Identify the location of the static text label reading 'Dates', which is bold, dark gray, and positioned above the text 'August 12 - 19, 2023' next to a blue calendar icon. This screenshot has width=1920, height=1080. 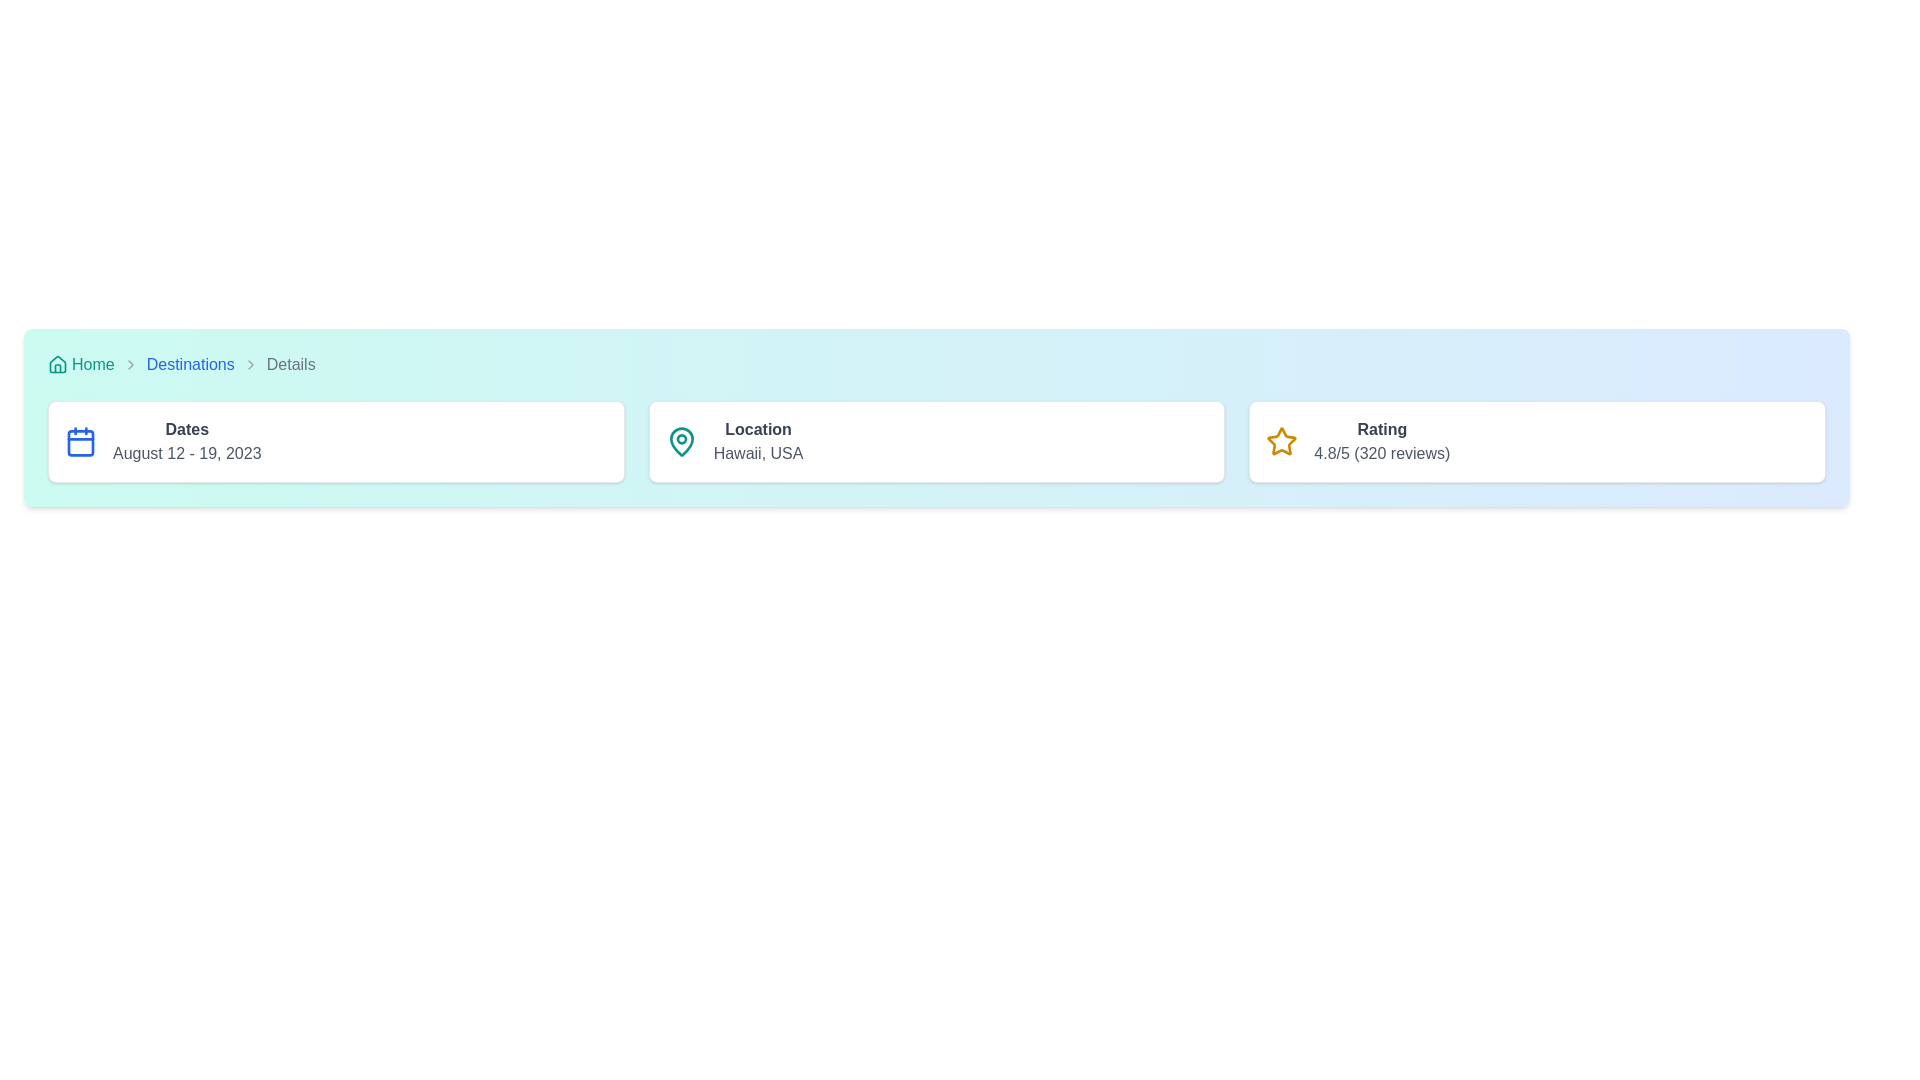
(187, 428).